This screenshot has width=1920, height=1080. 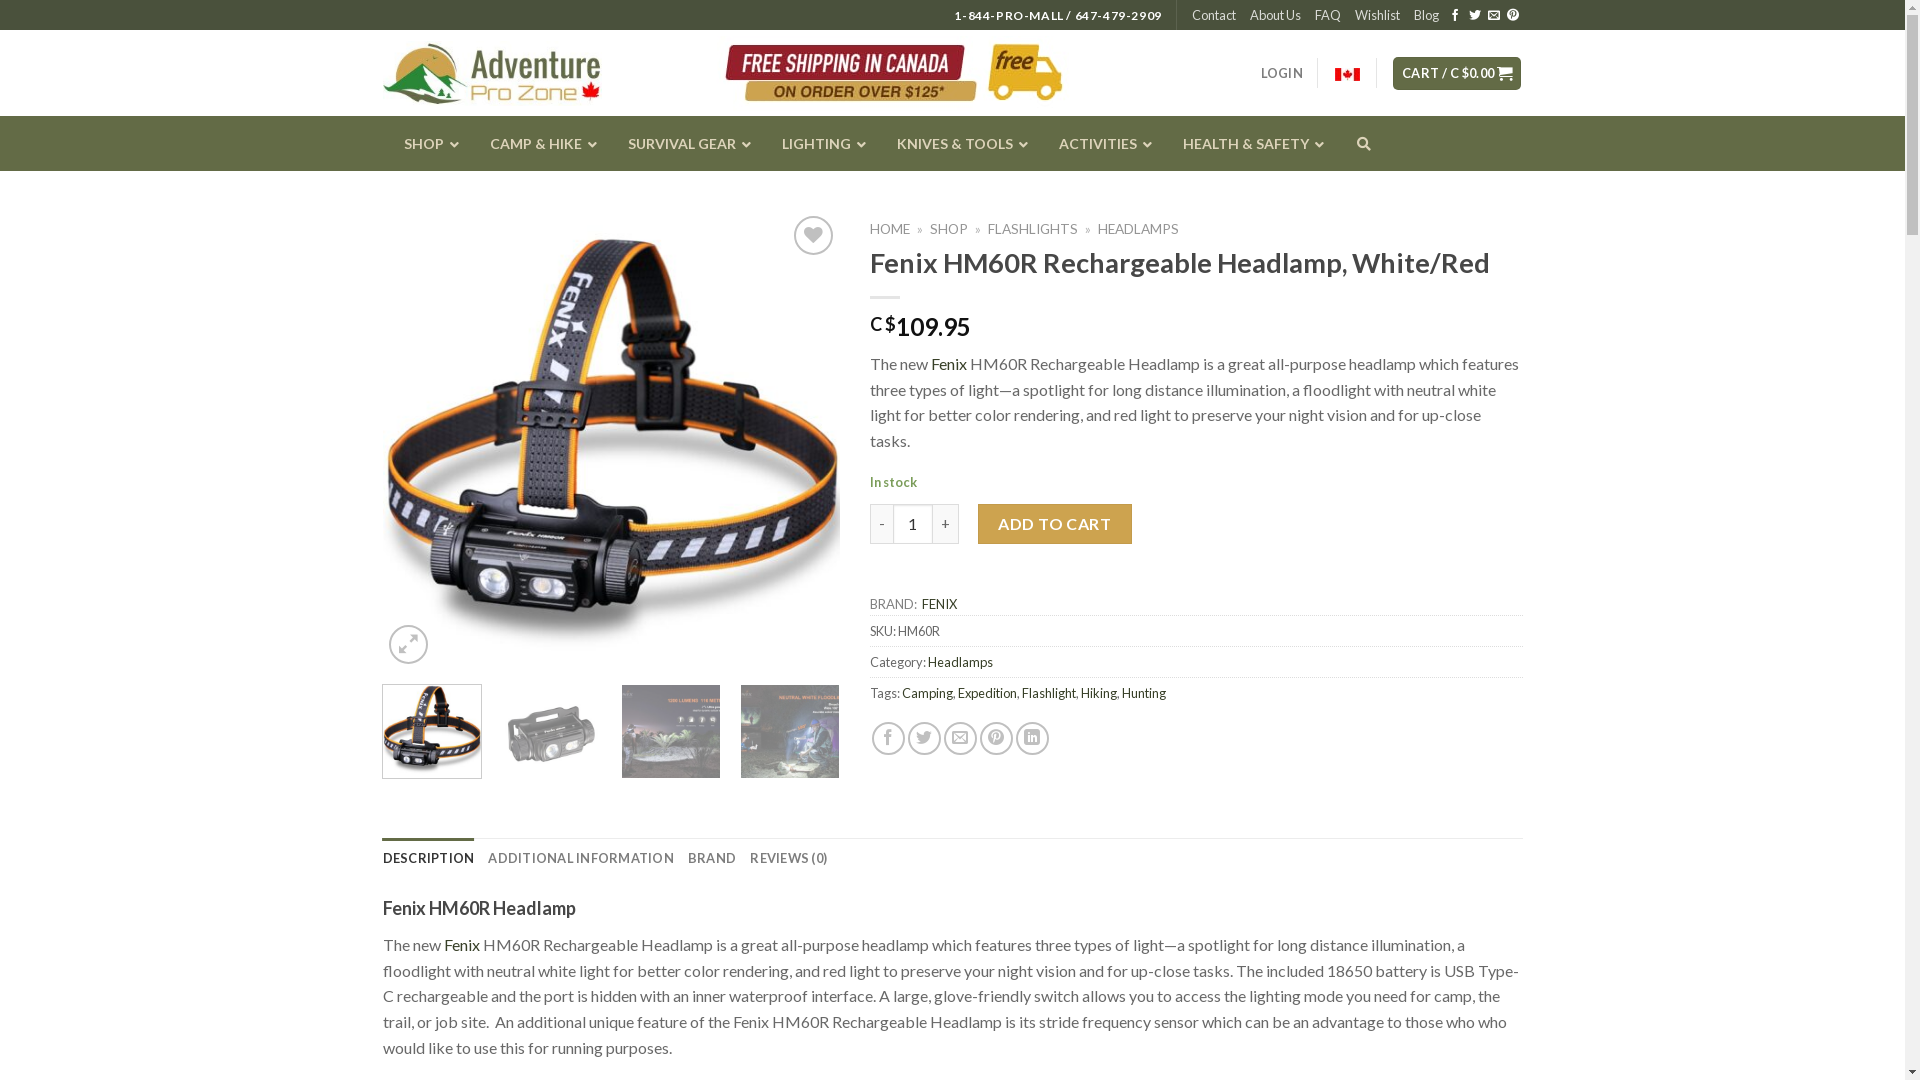 What do you see at coordinates (460, 944) in the screenshot?
I see `'Fenix'` at bounding box center [460, 944].